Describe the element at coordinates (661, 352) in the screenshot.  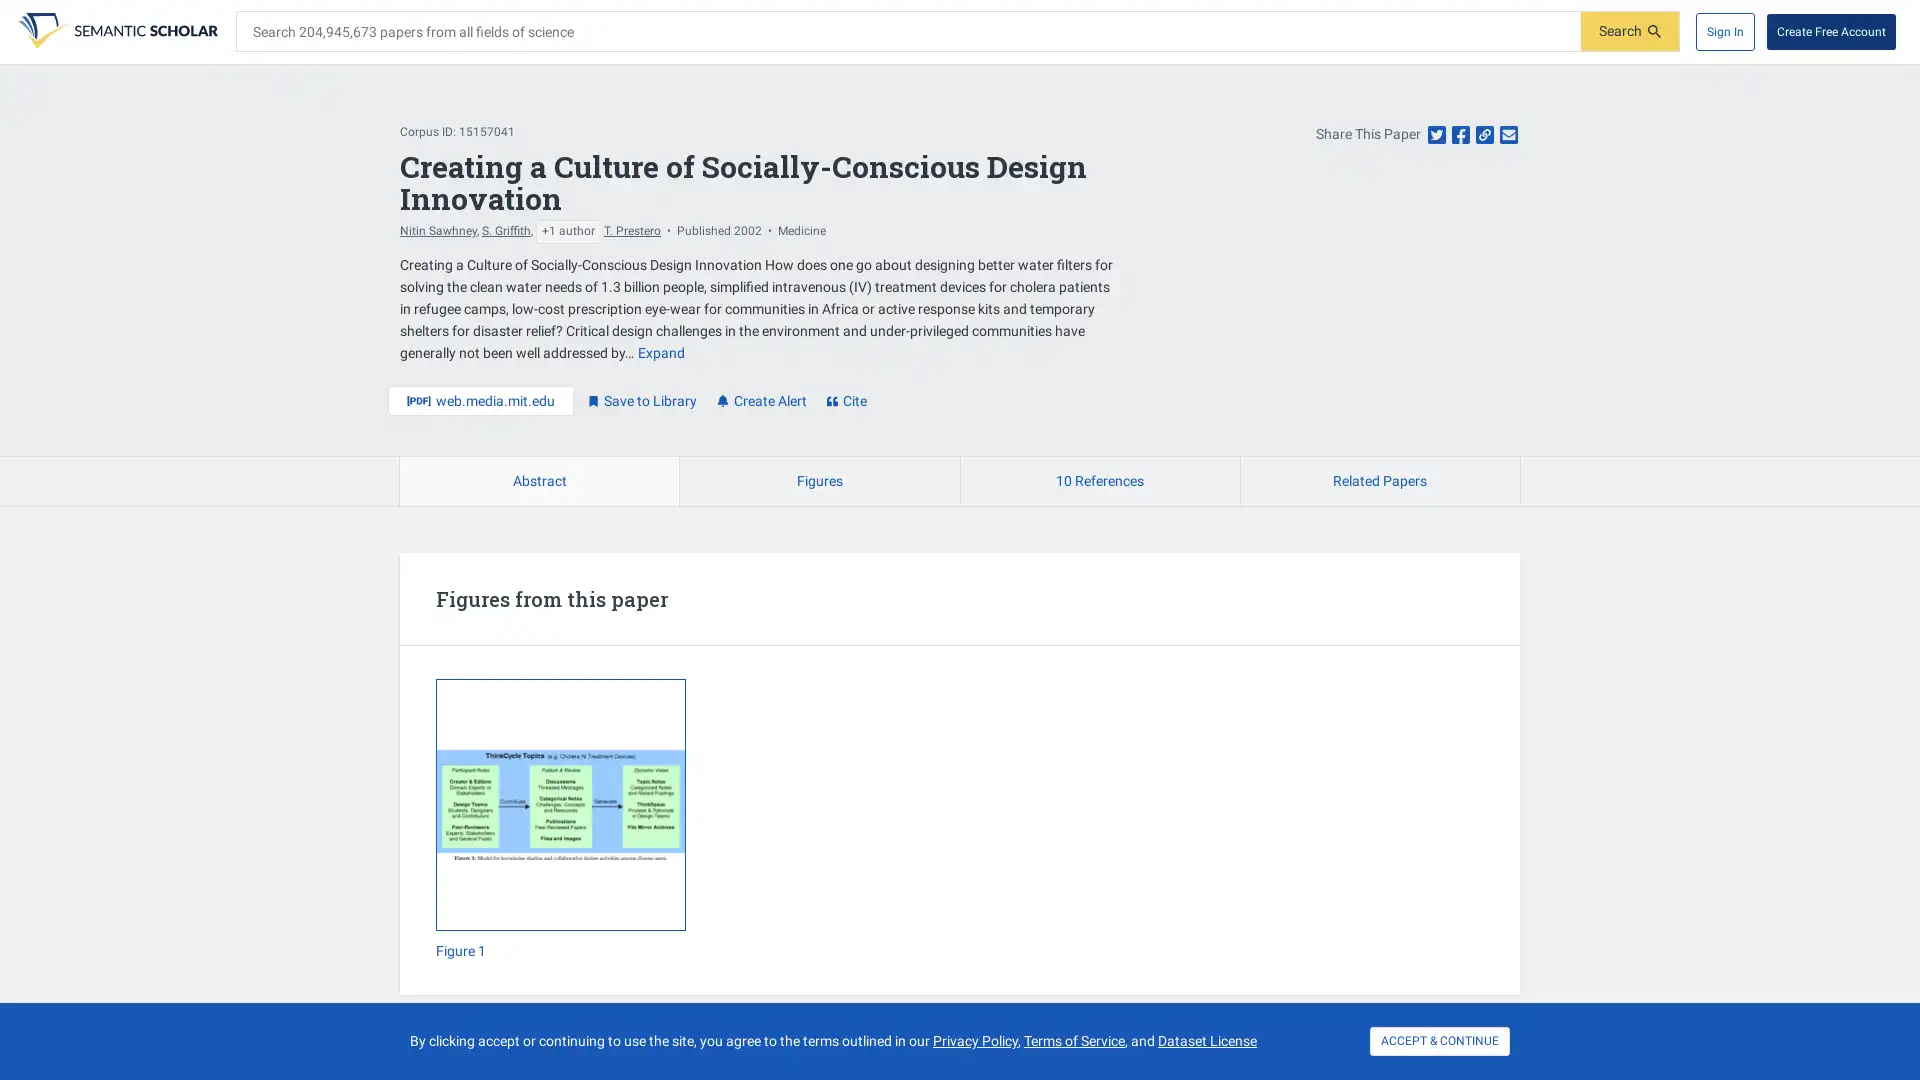
I see `Expand truncated text` at that location.